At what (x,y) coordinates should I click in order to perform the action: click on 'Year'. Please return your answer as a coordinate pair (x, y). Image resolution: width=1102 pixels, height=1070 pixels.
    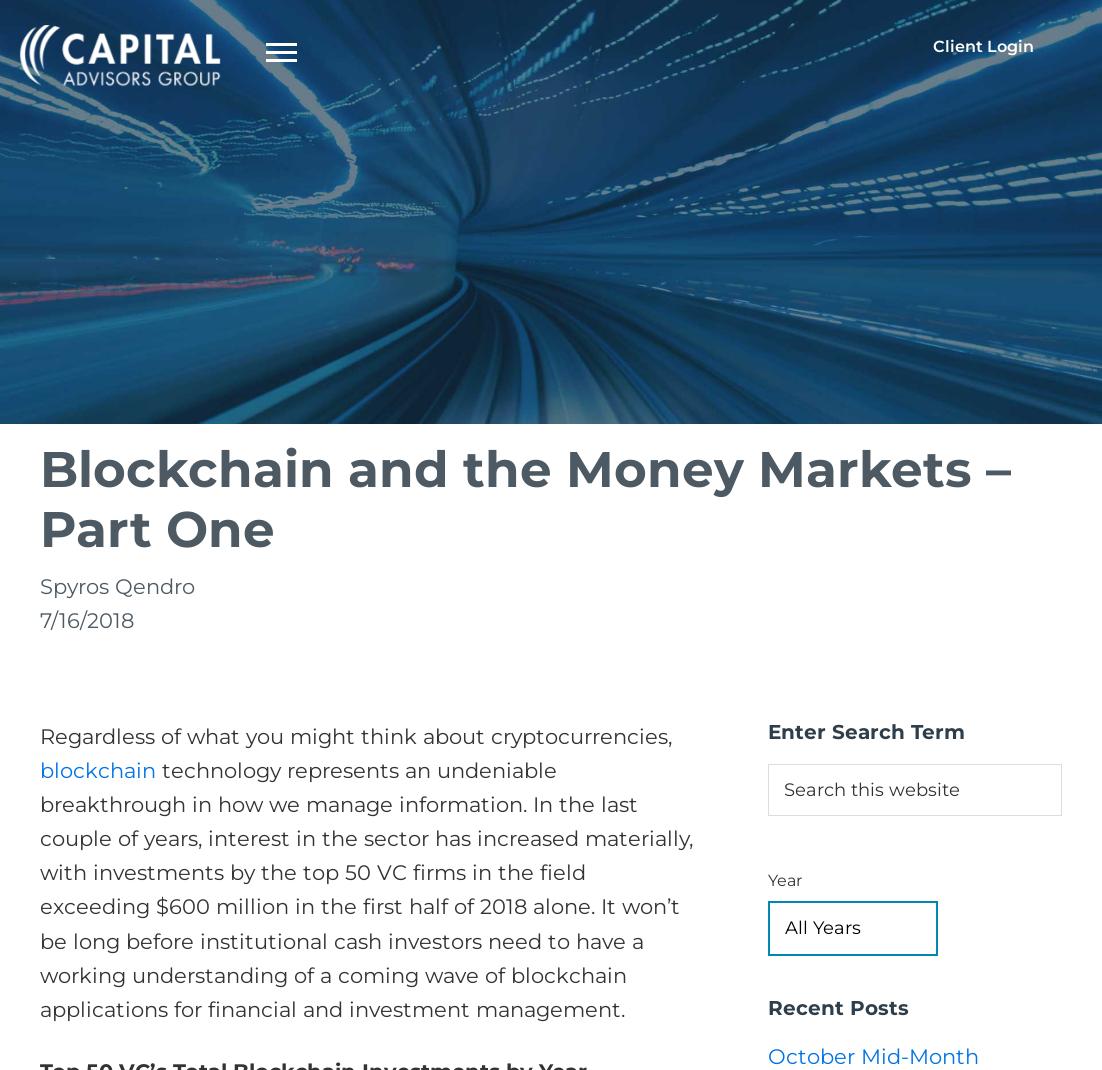
    Looking at the image, I should click on (766, 880).